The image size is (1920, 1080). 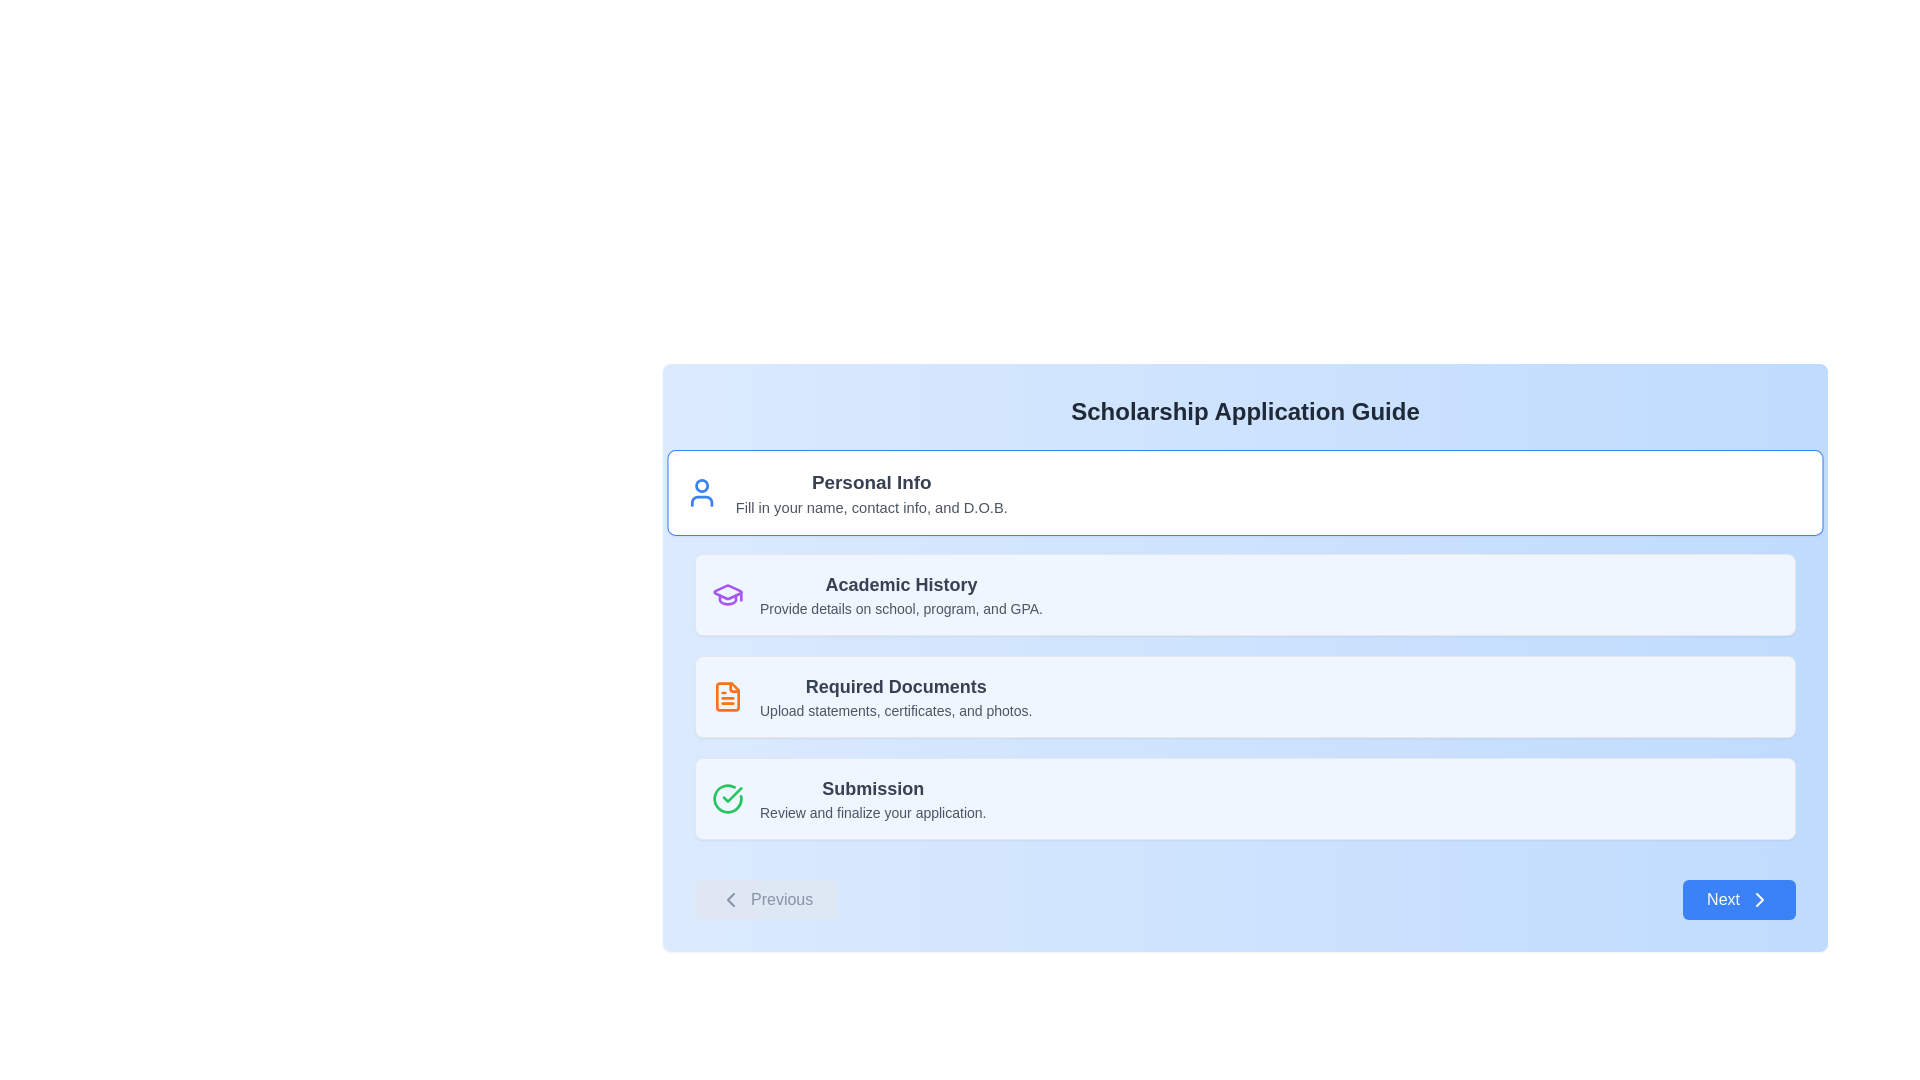 I want to click on the 'Personal Info' label, which is a bold title with a subtitle in a rectangular card layout, so click(x=871, y=493).